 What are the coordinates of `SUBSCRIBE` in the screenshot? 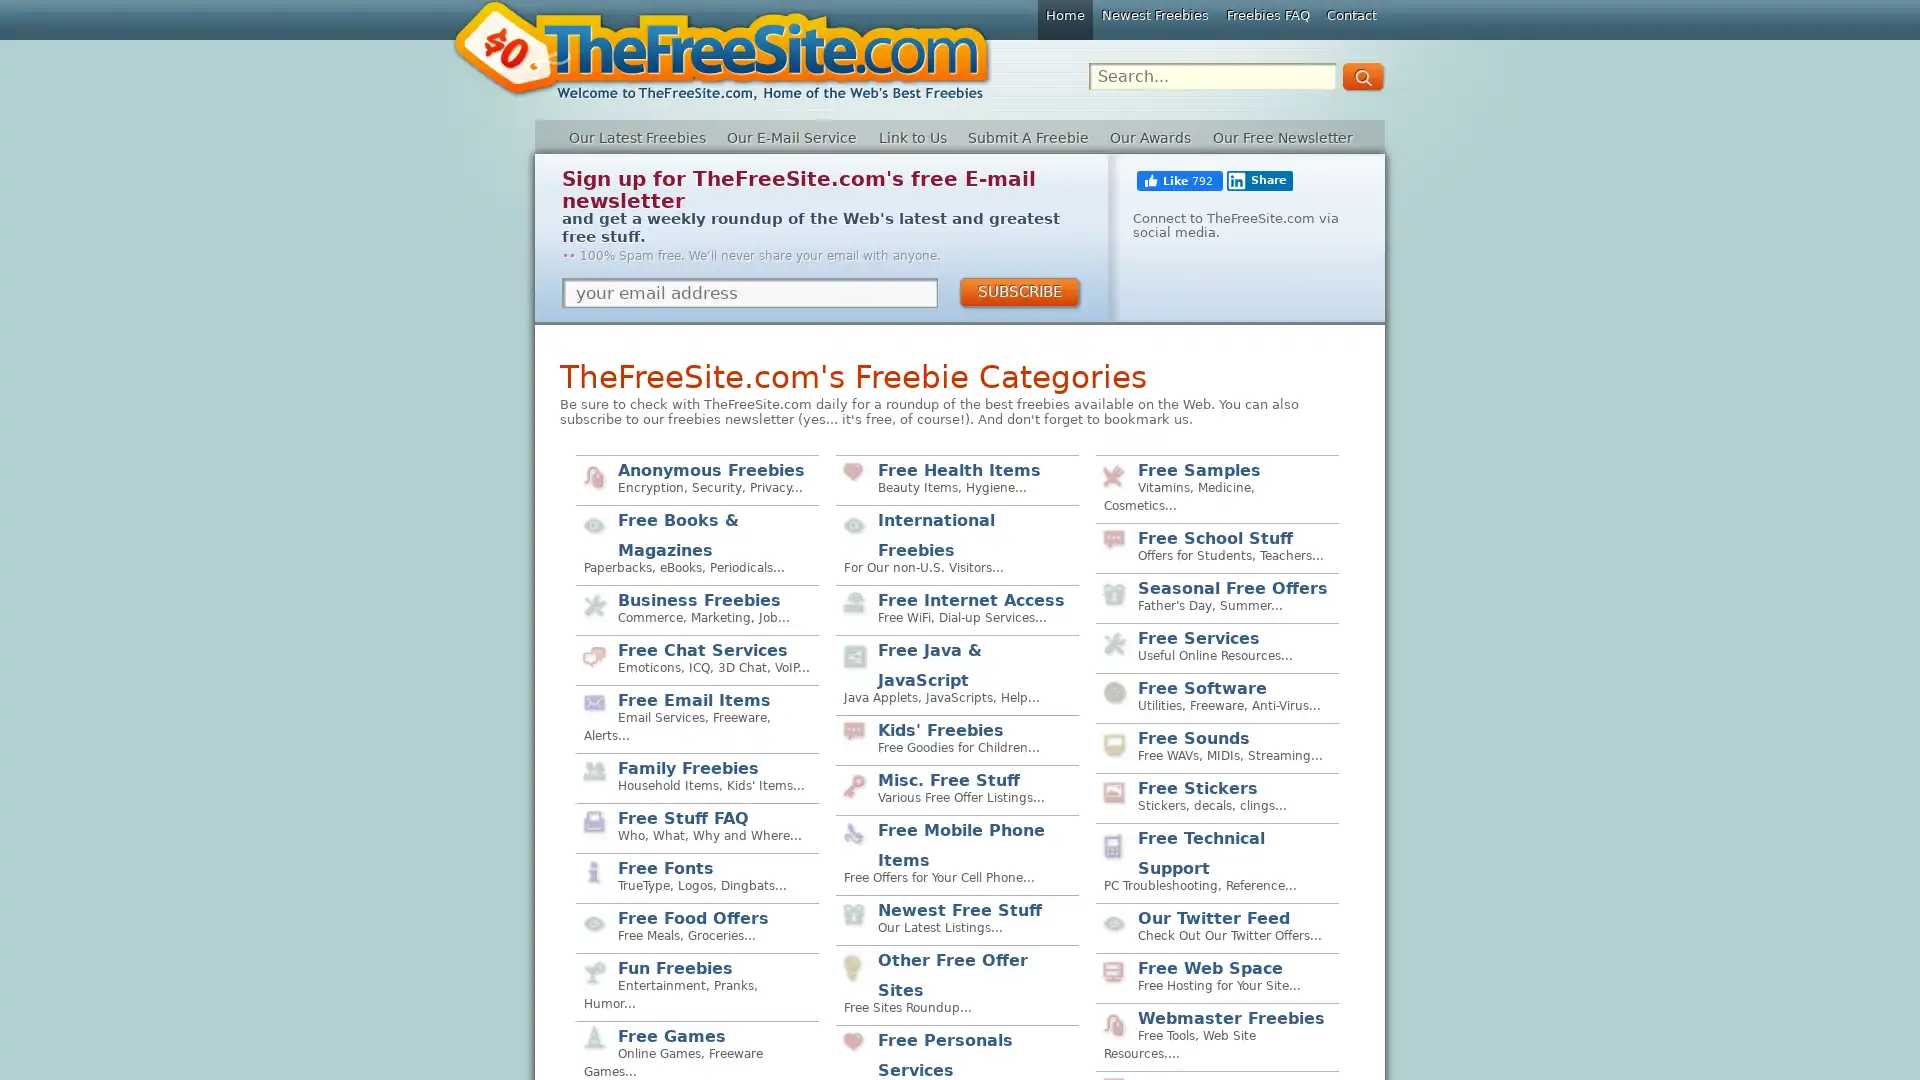 It's located at (1019, 292).